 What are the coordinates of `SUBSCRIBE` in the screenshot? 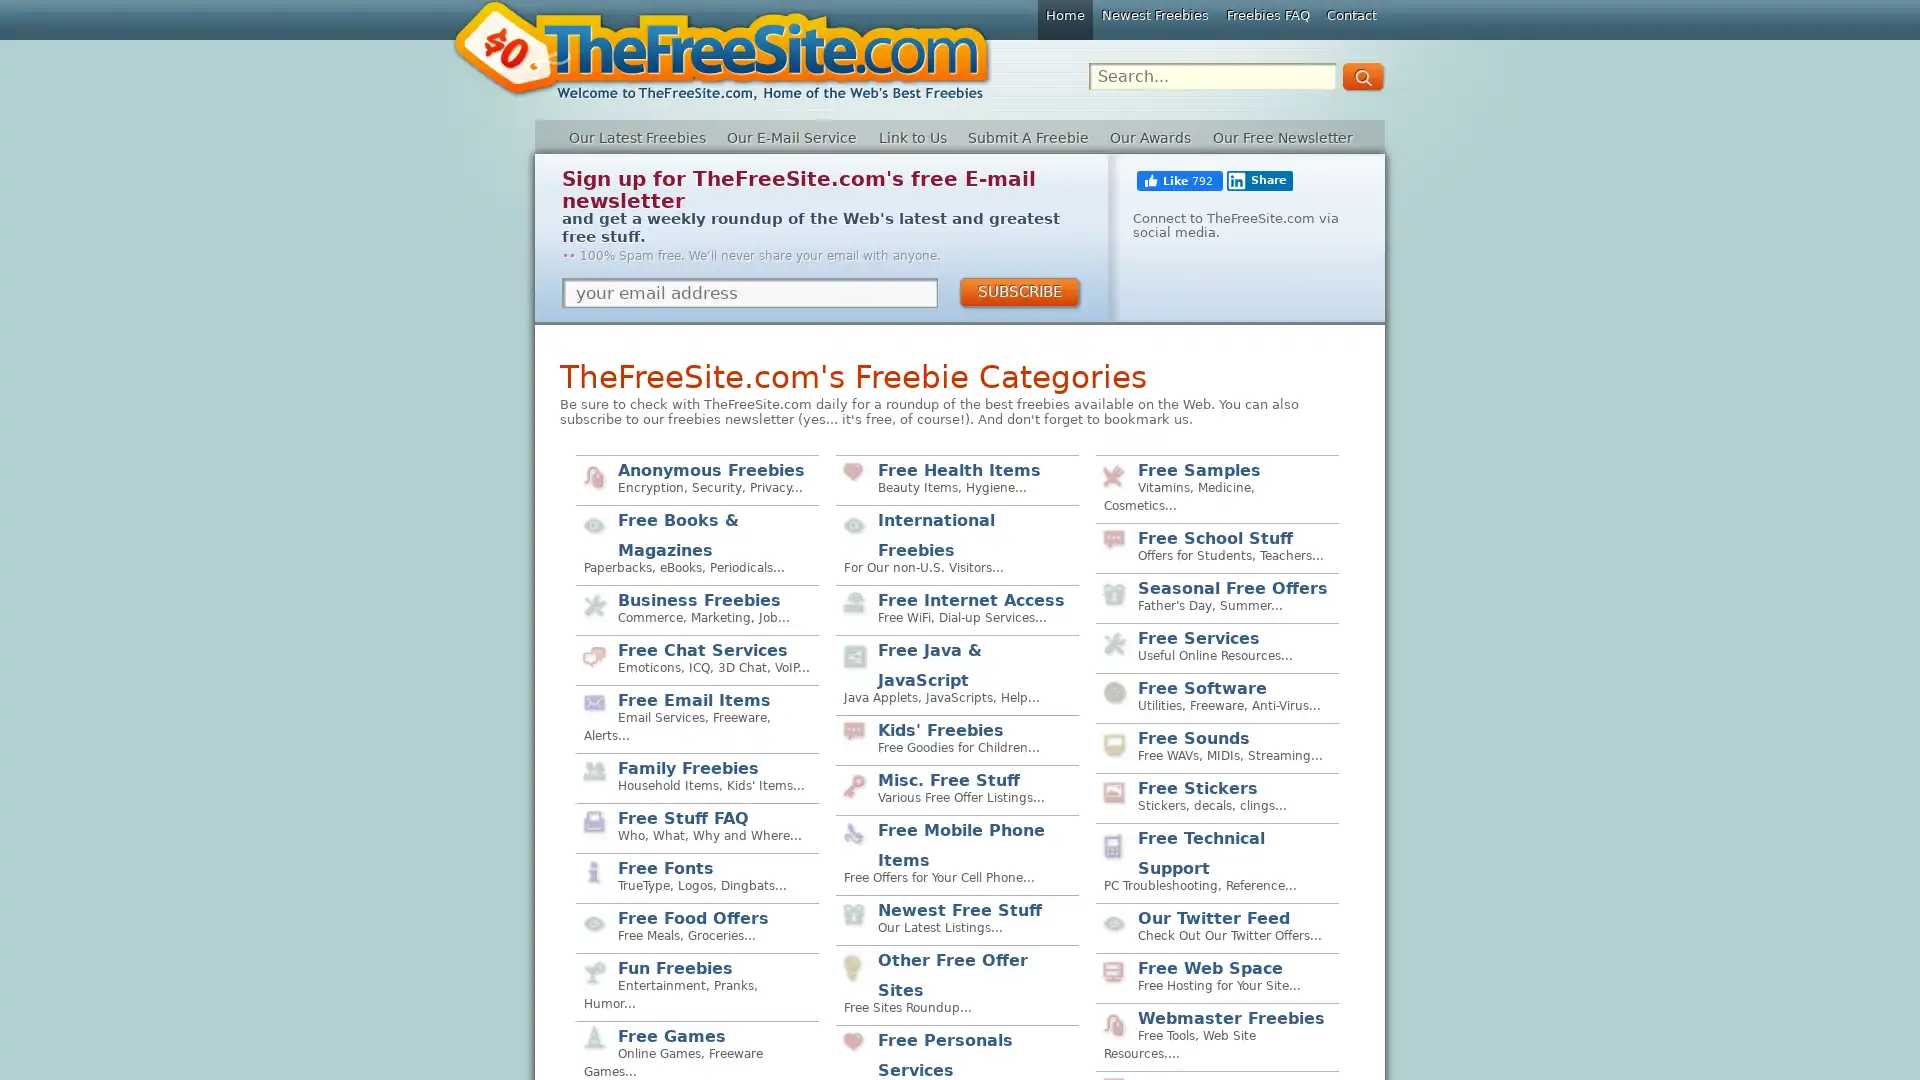 It's located at (1019, 292).